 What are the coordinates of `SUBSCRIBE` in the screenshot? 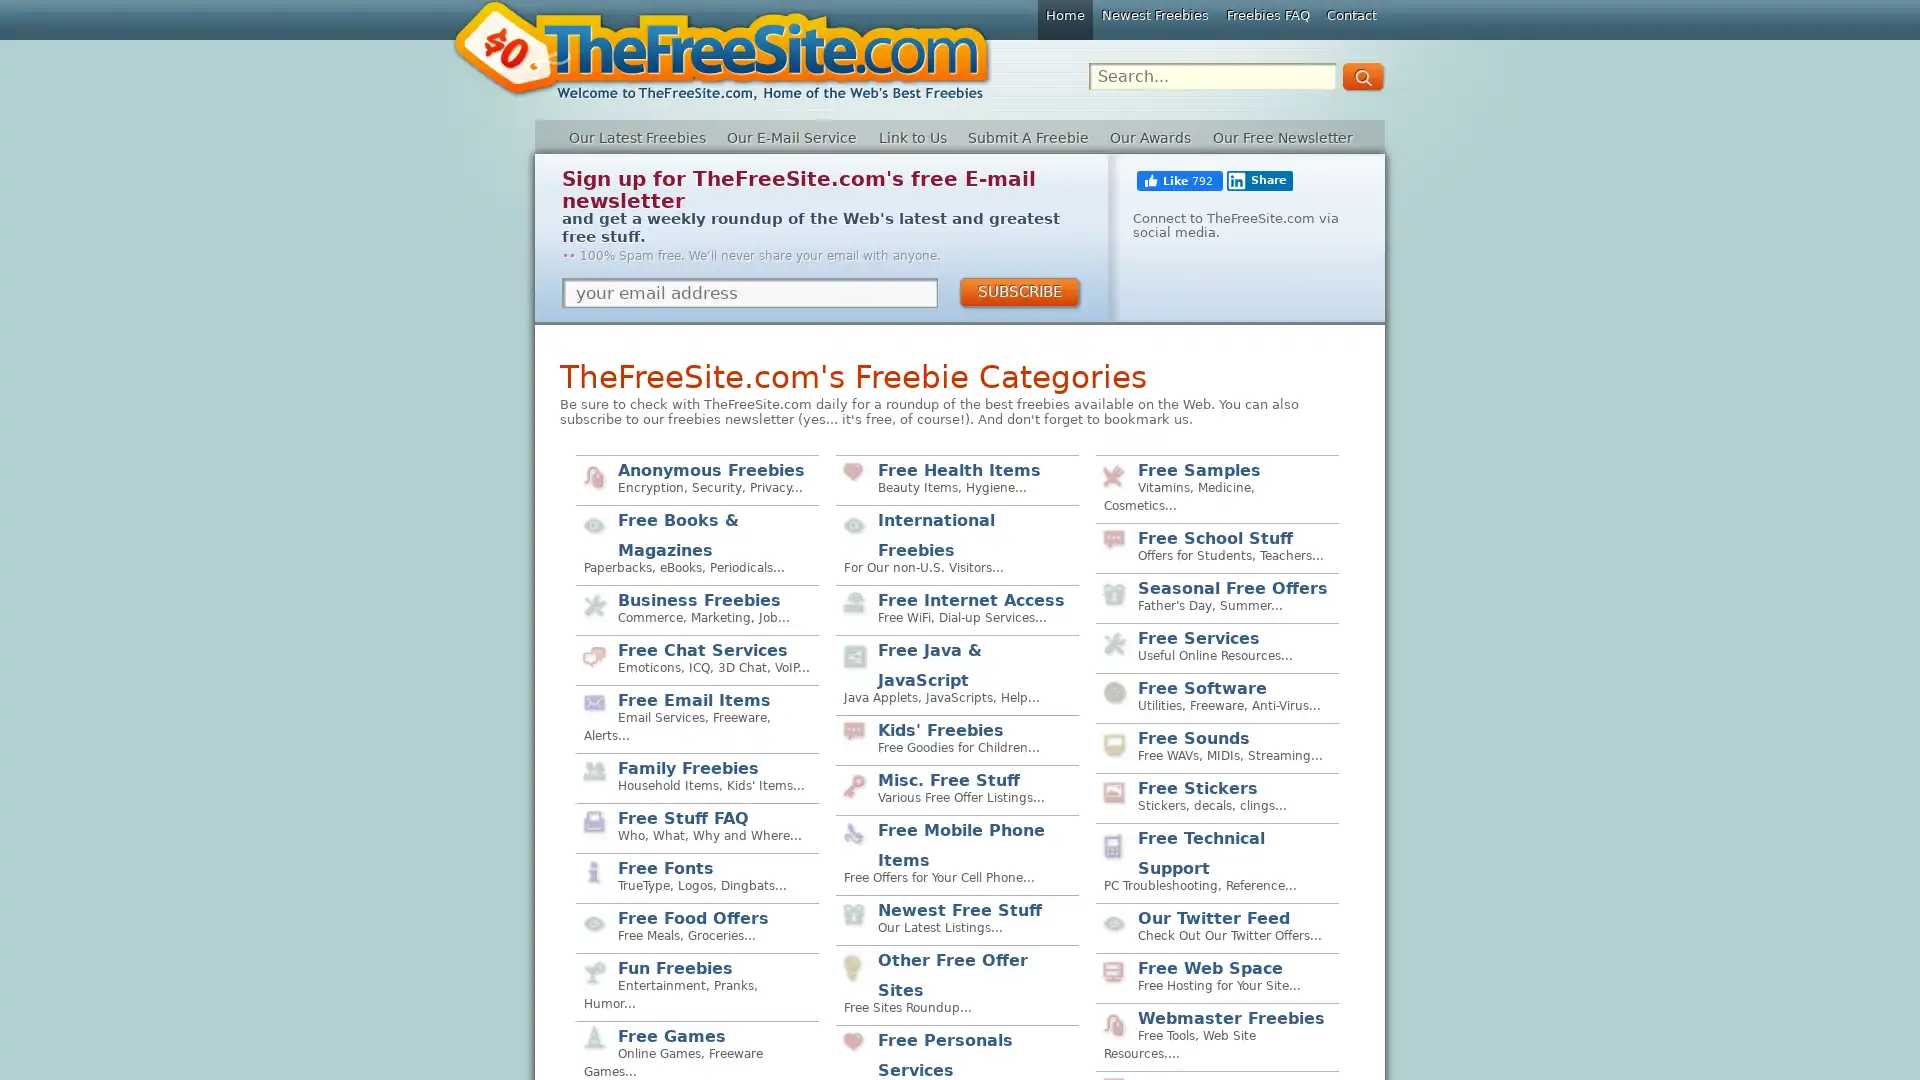 It's located at (1019, 292).